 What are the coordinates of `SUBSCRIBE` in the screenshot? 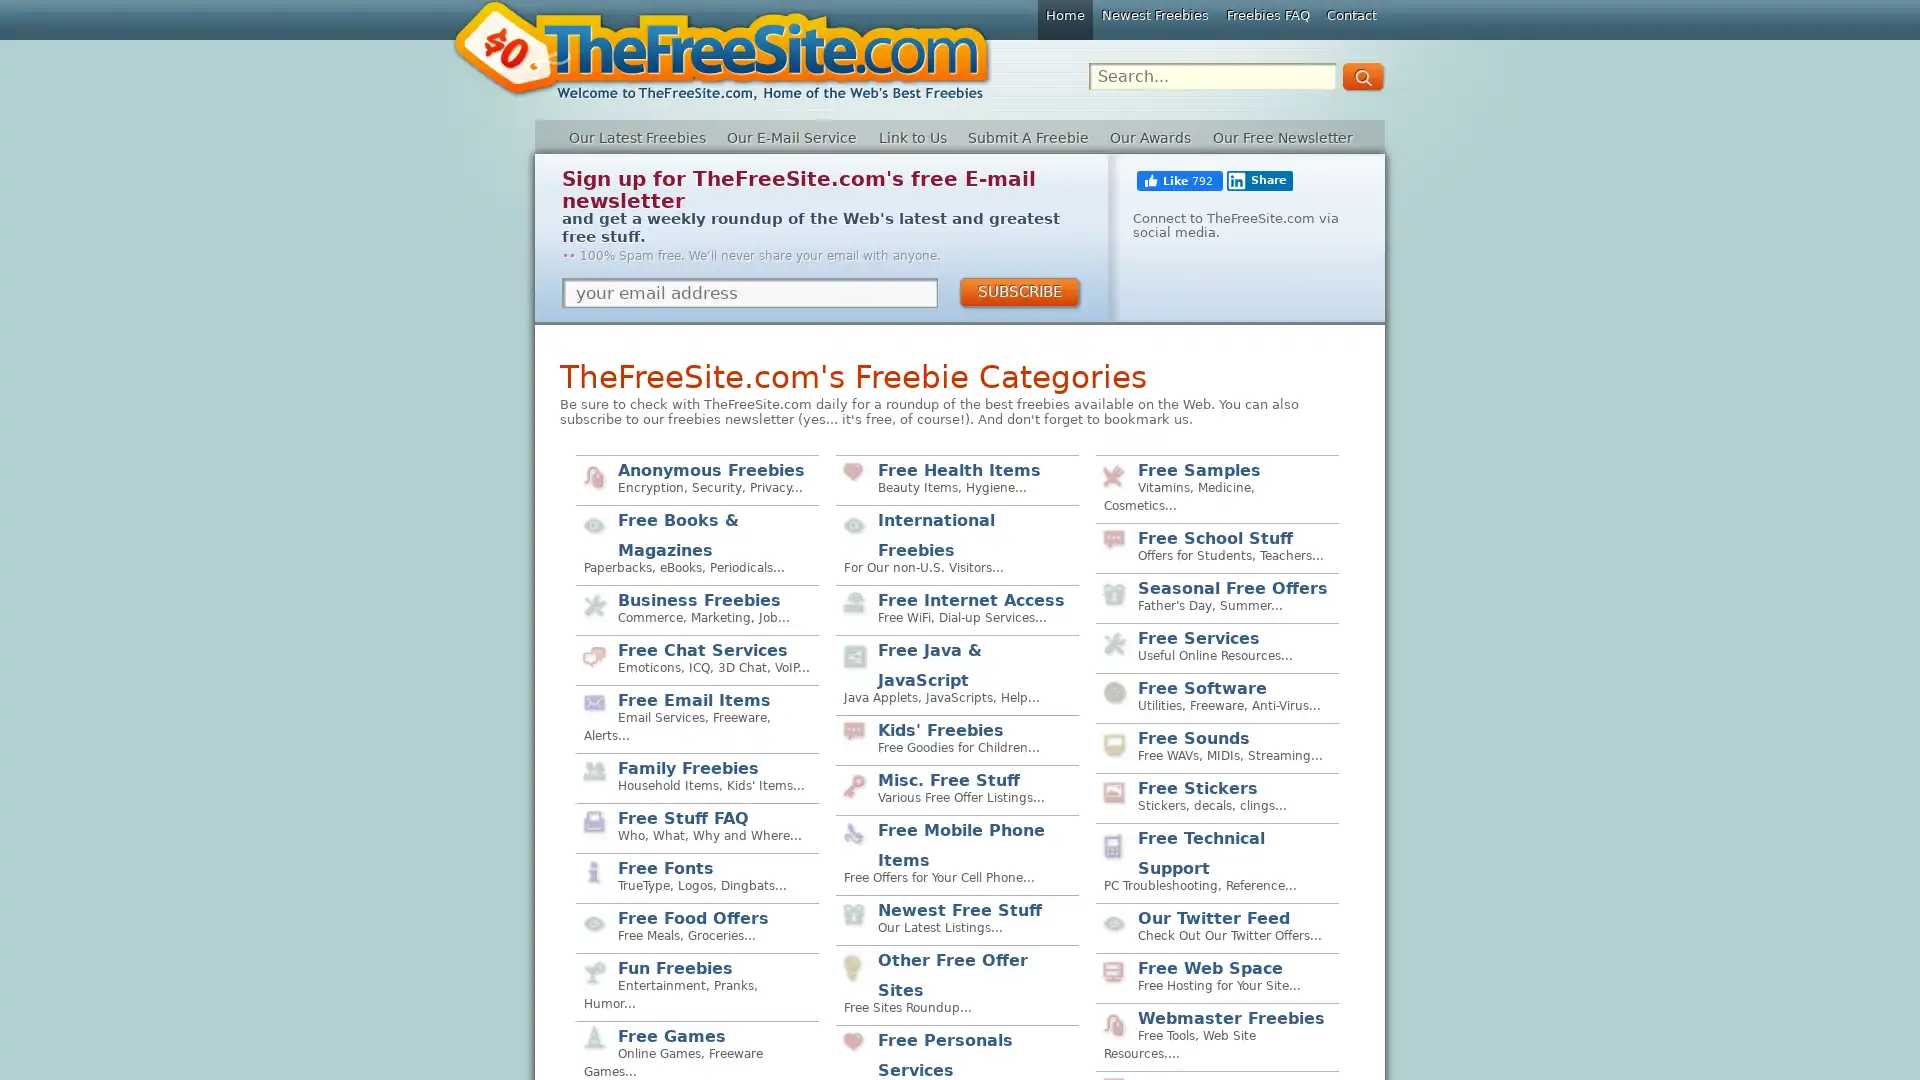 It's located at (1019, 292).